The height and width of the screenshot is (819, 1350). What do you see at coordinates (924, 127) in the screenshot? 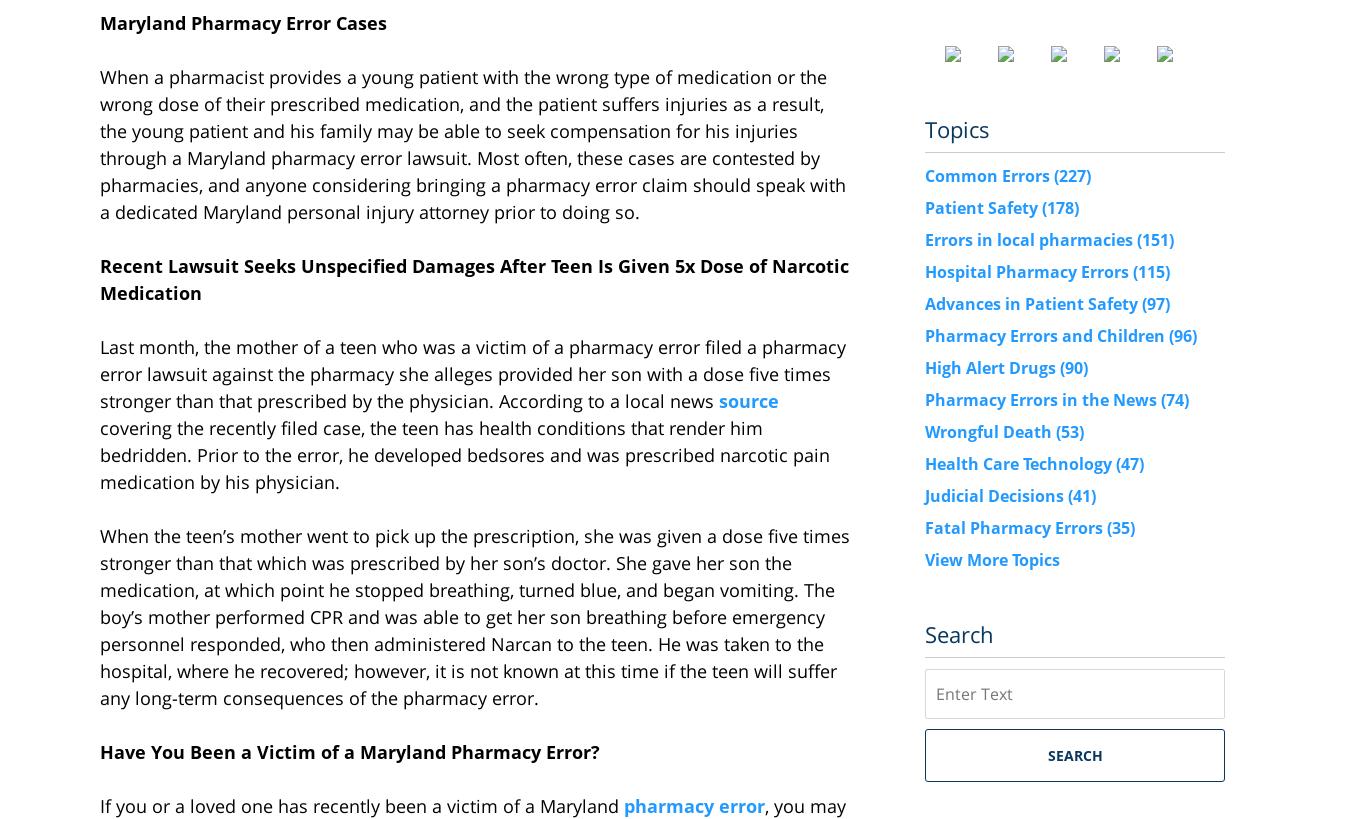
I see `'Topics'` at bounding box center [924, 127].